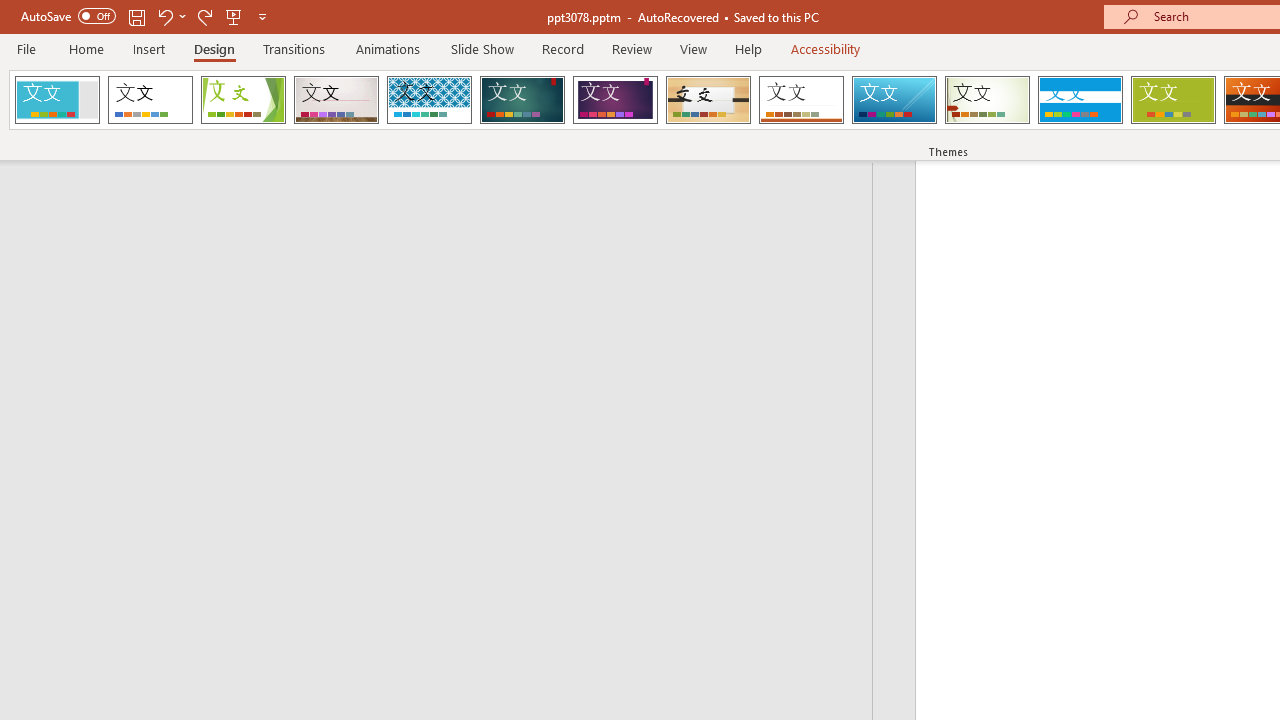  I want to click on 'Outline', so click(444, 202).